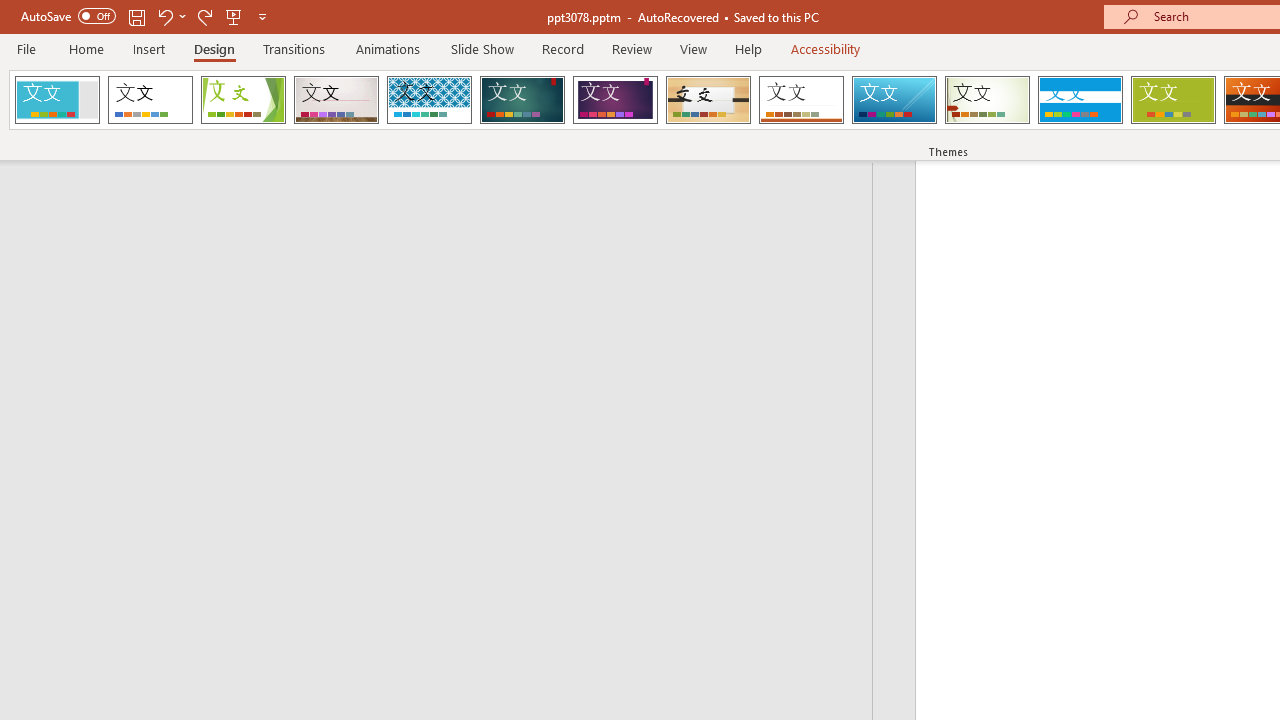  I want to click on 'Outline', so click(444, 202).